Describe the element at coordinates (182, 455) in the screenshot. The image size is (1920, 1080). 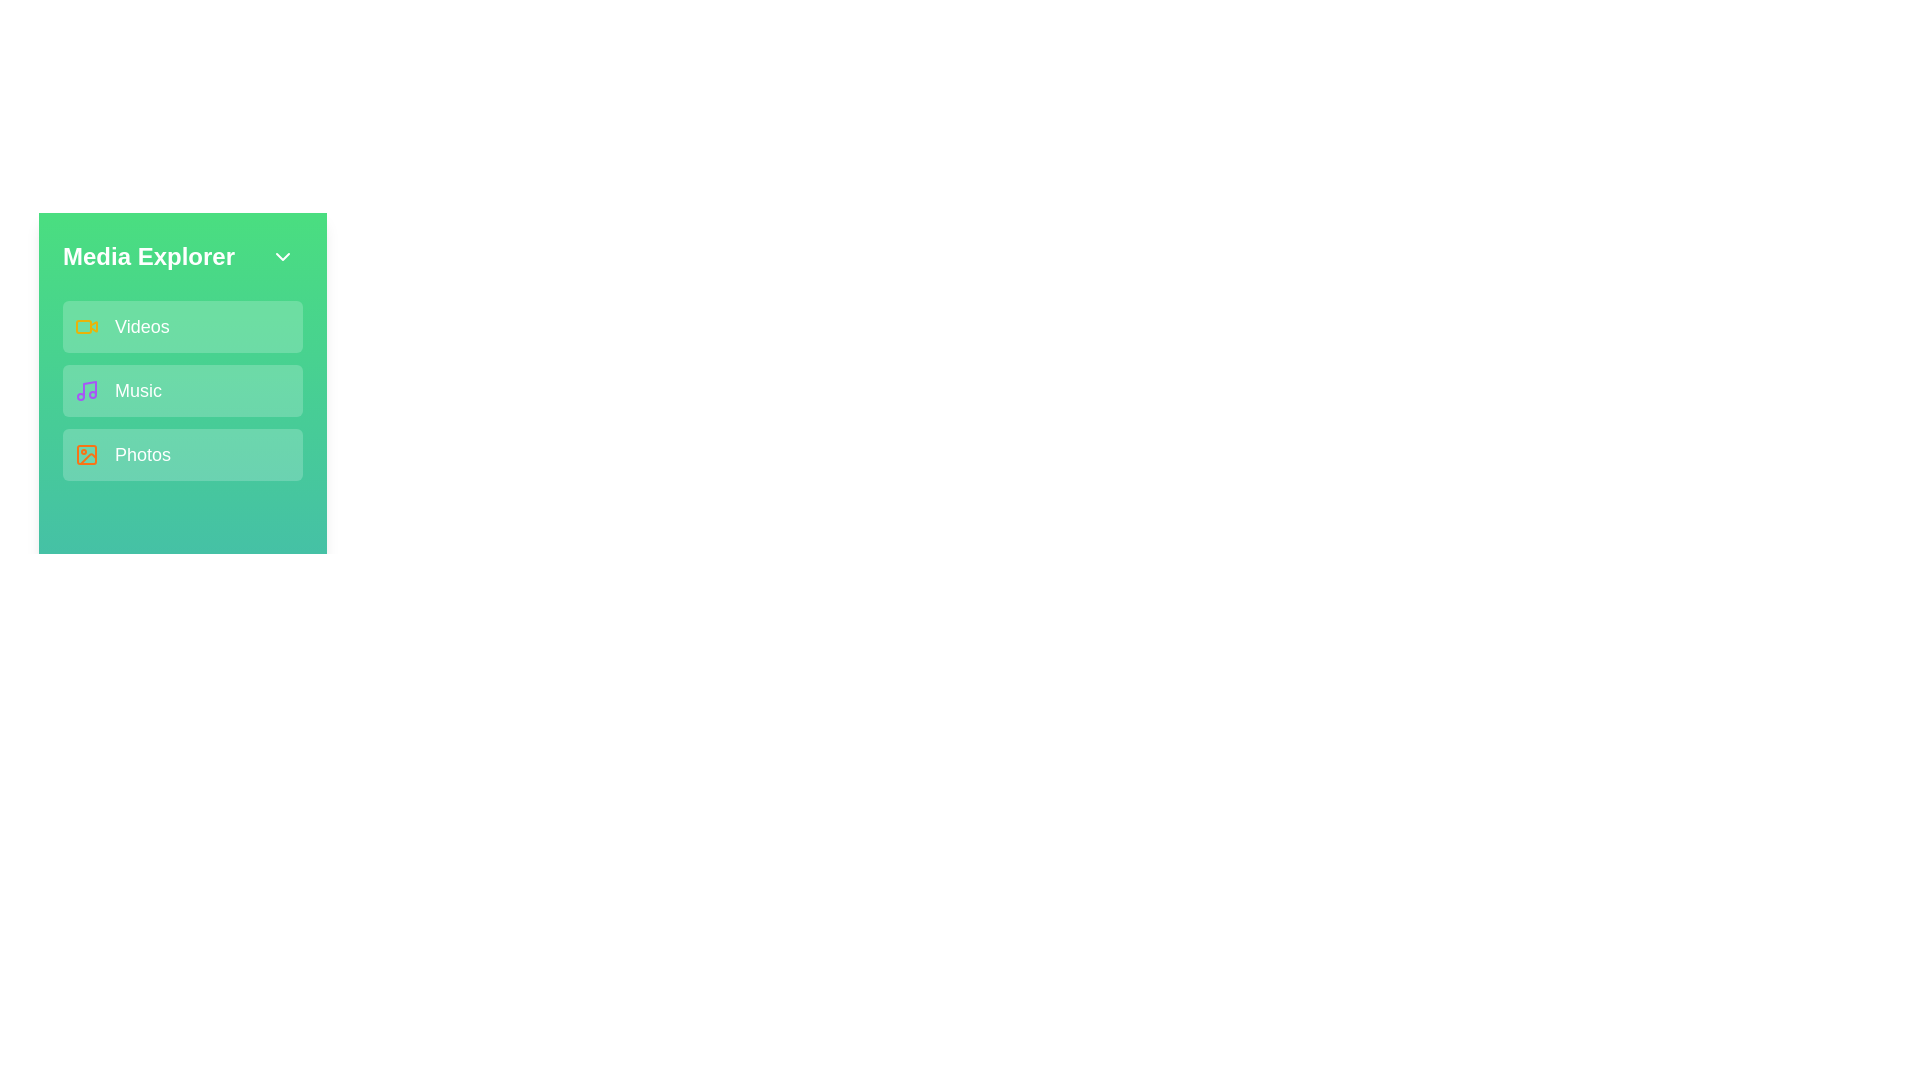
I see `the media category Photos from the sidebar` at that location.